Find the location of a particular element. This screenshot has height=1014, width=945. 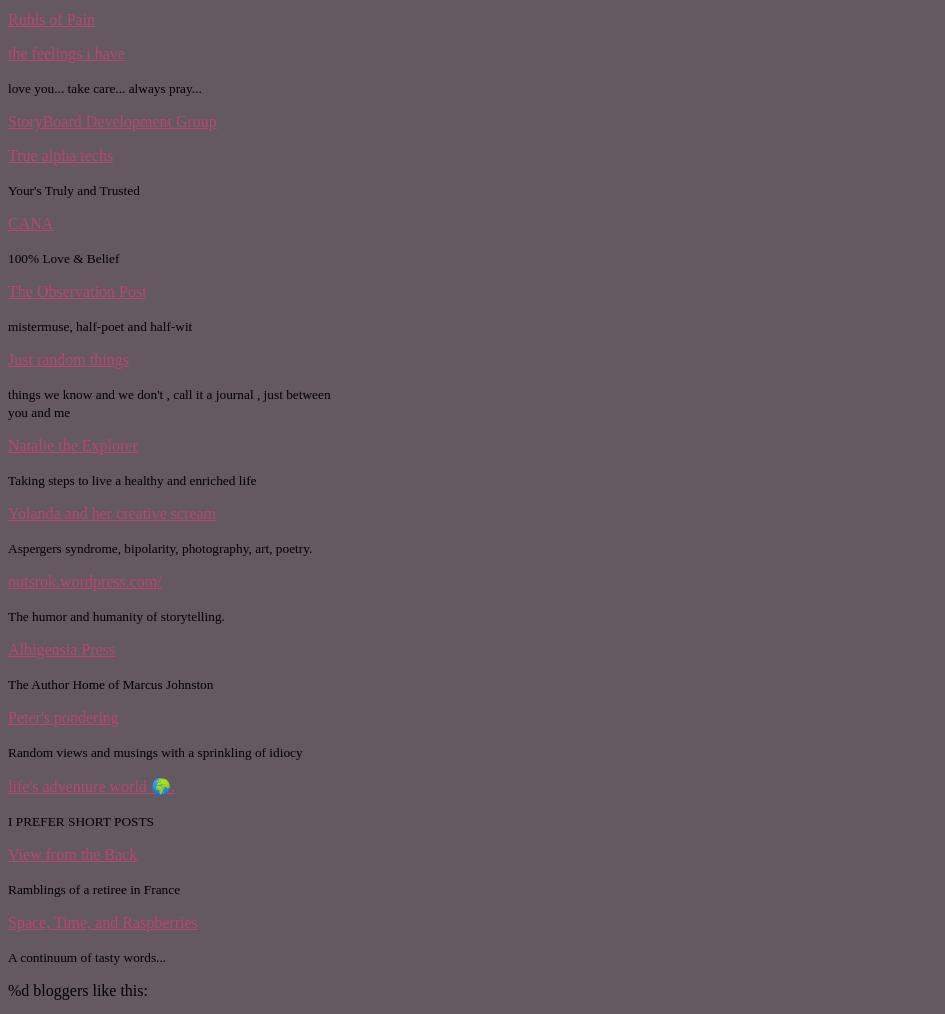

'View from the Back' is located at coordinates (71, 852).